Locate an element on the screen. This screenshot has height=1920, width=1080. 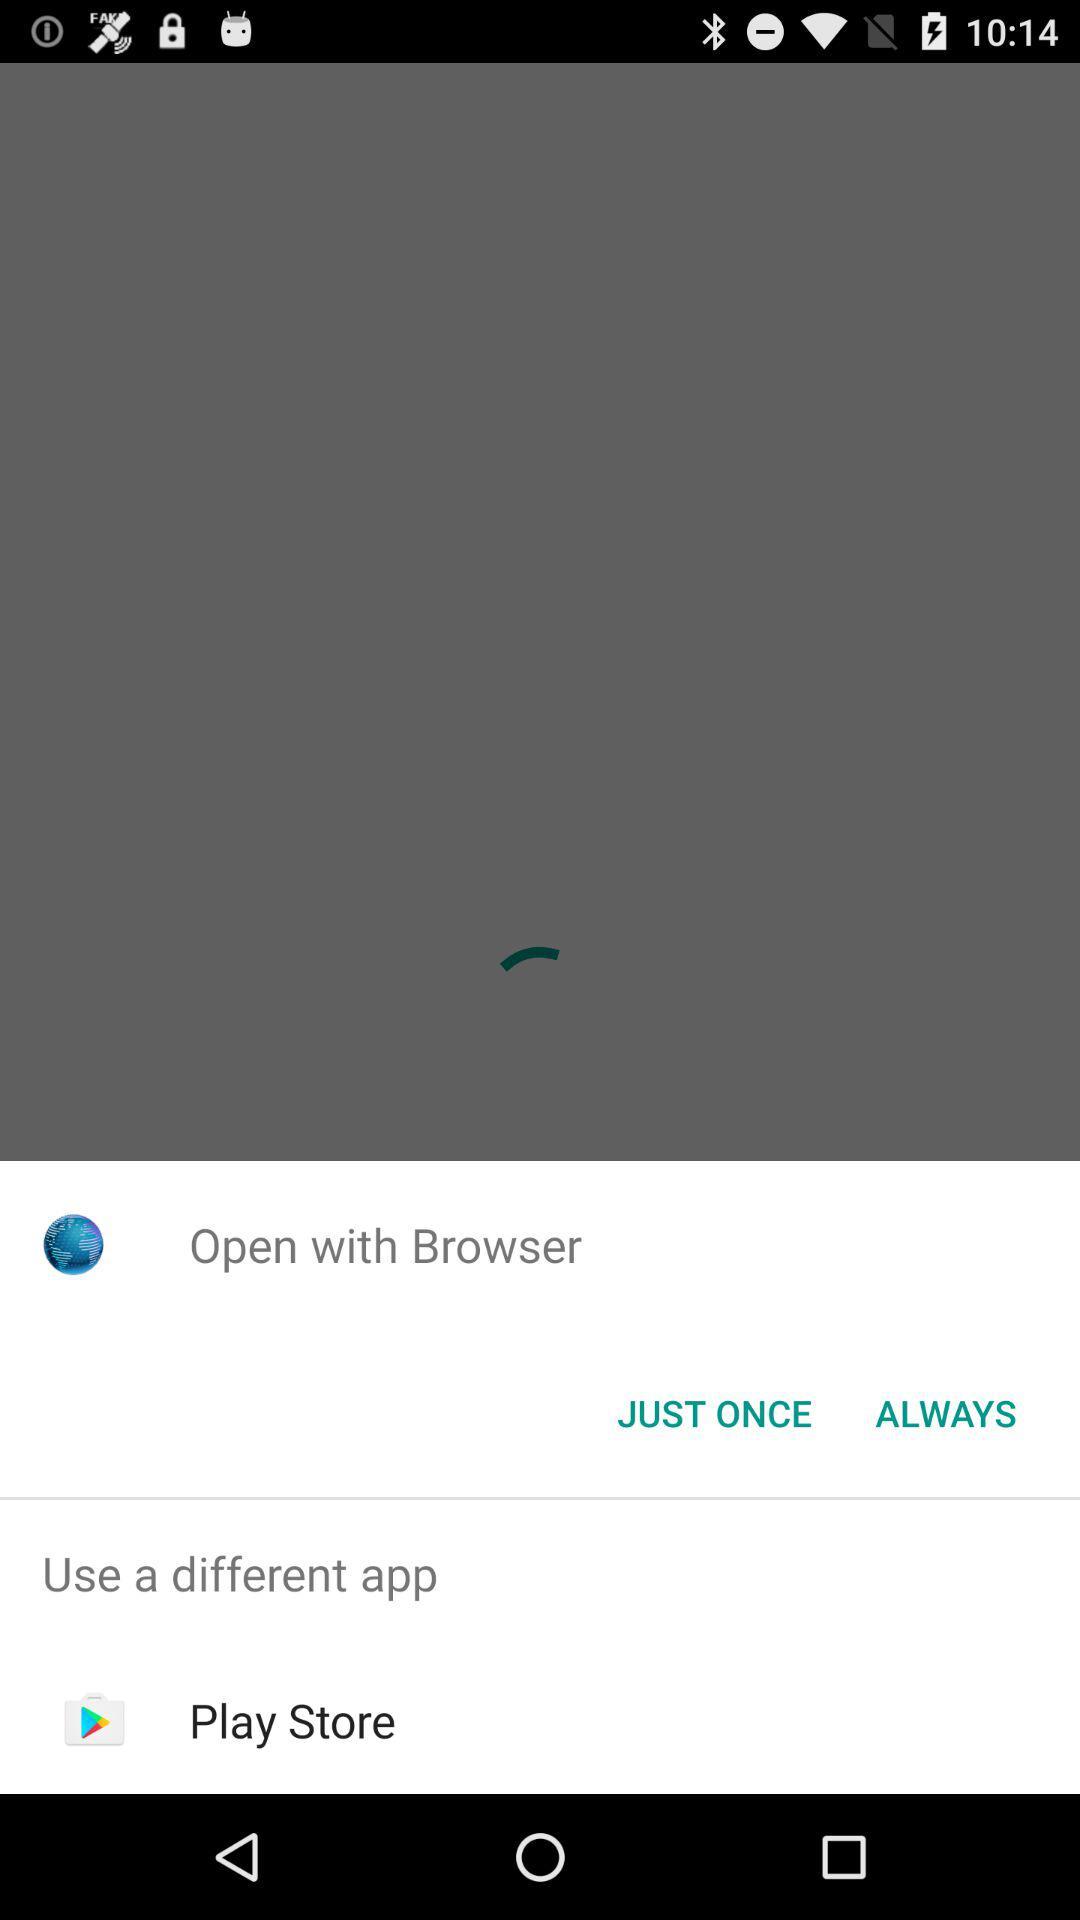
the button at the bottom right corner is located at coordinates (945, 1411).